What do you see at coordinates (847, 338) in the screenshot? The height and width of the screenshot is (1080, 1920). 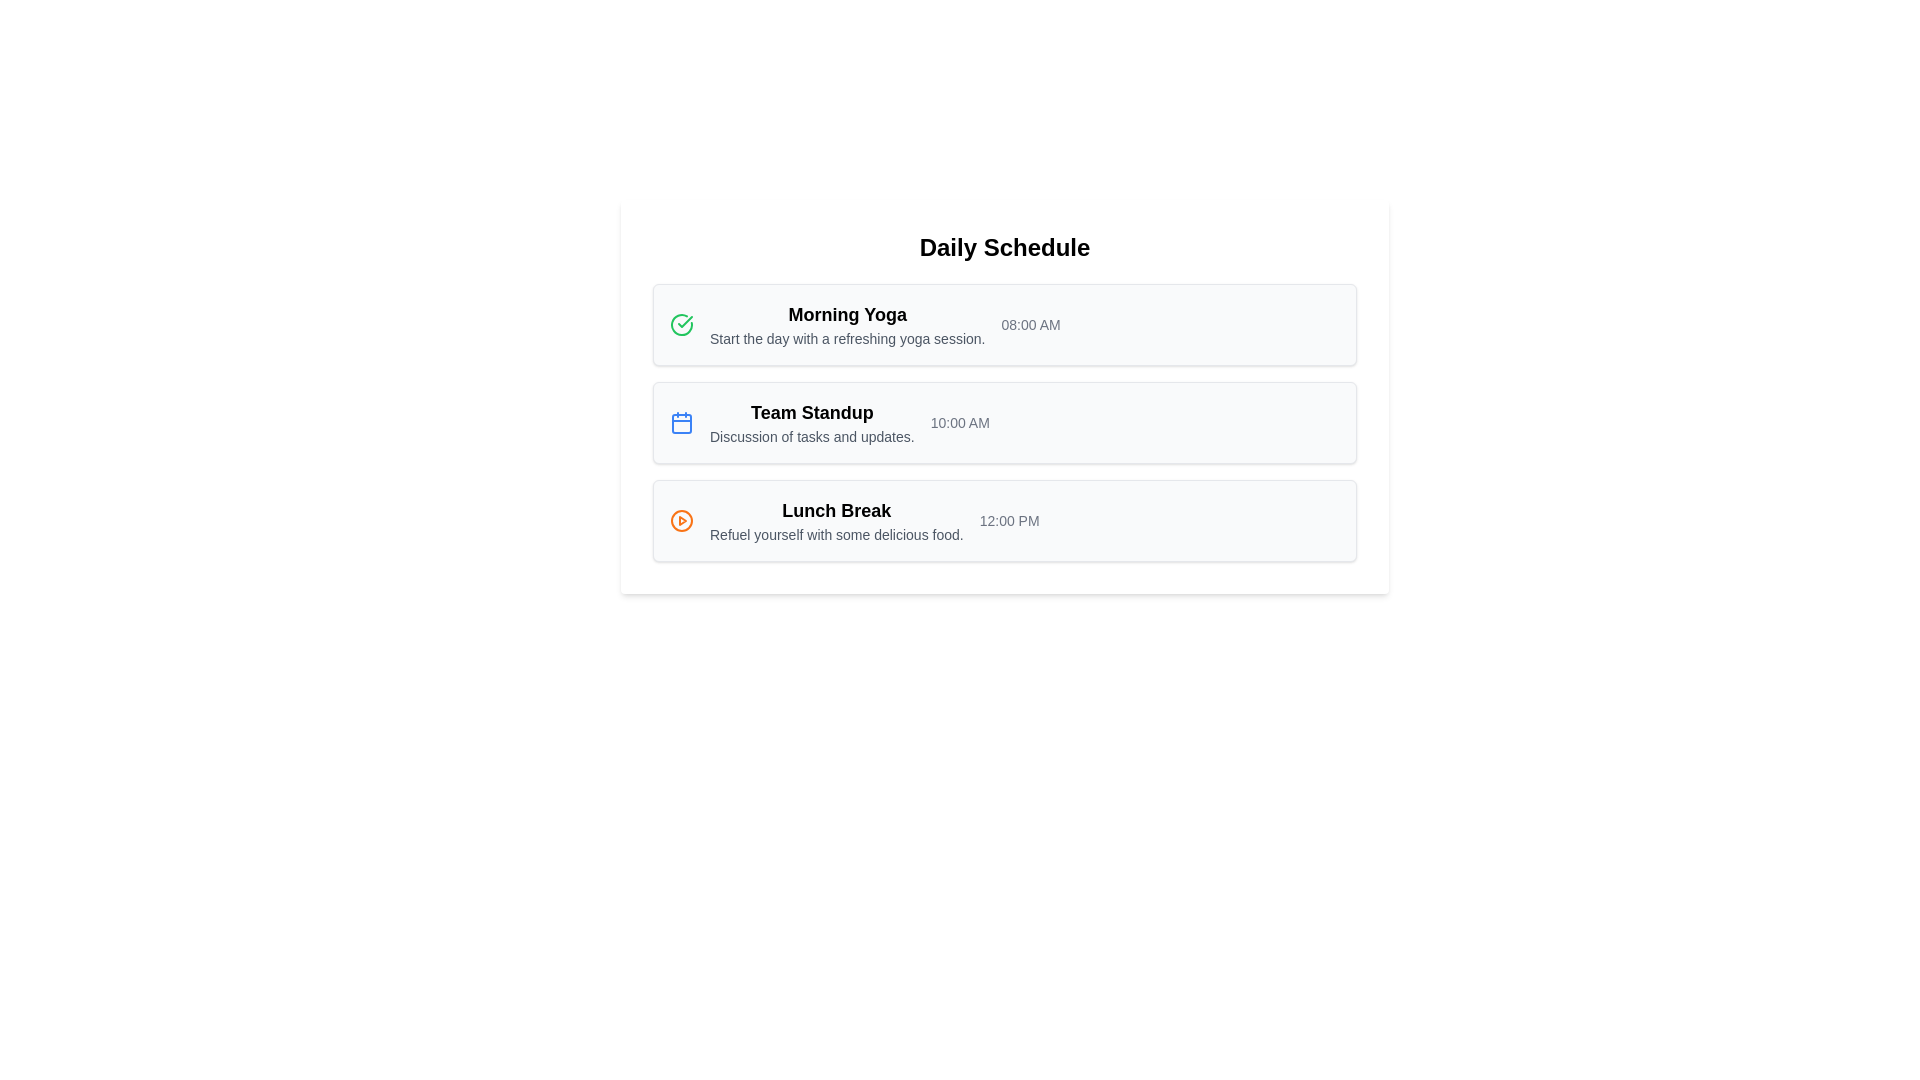 I see `the static text description providing additional information about the 'Morning Yoga' session, which is positioned below the title within a grouped box layout` at bounding box center [847, 338].